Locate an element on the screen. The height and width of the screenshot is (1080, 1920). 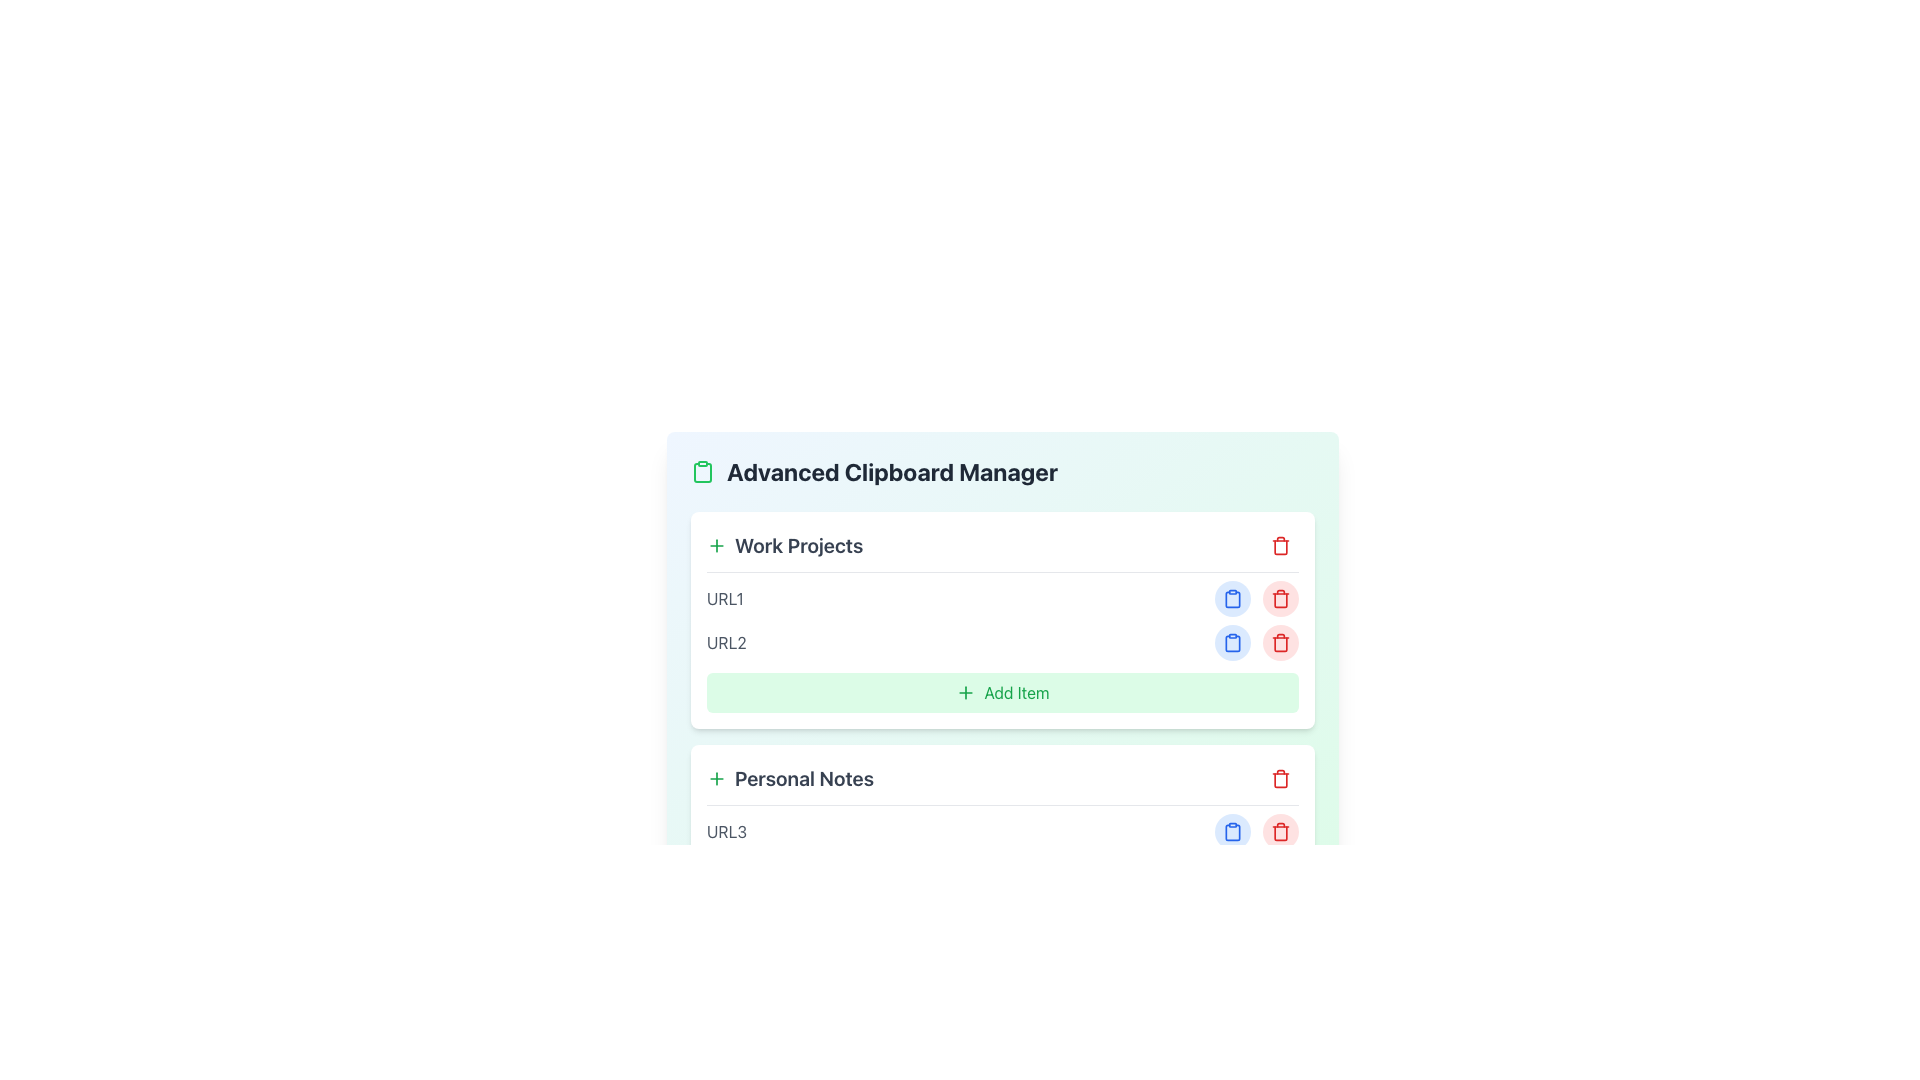
the 'Personal Notes' text label located in the lower section of the structured card interface, aligned to the left below 'Work Projects' is located at coordinates (789, 778).